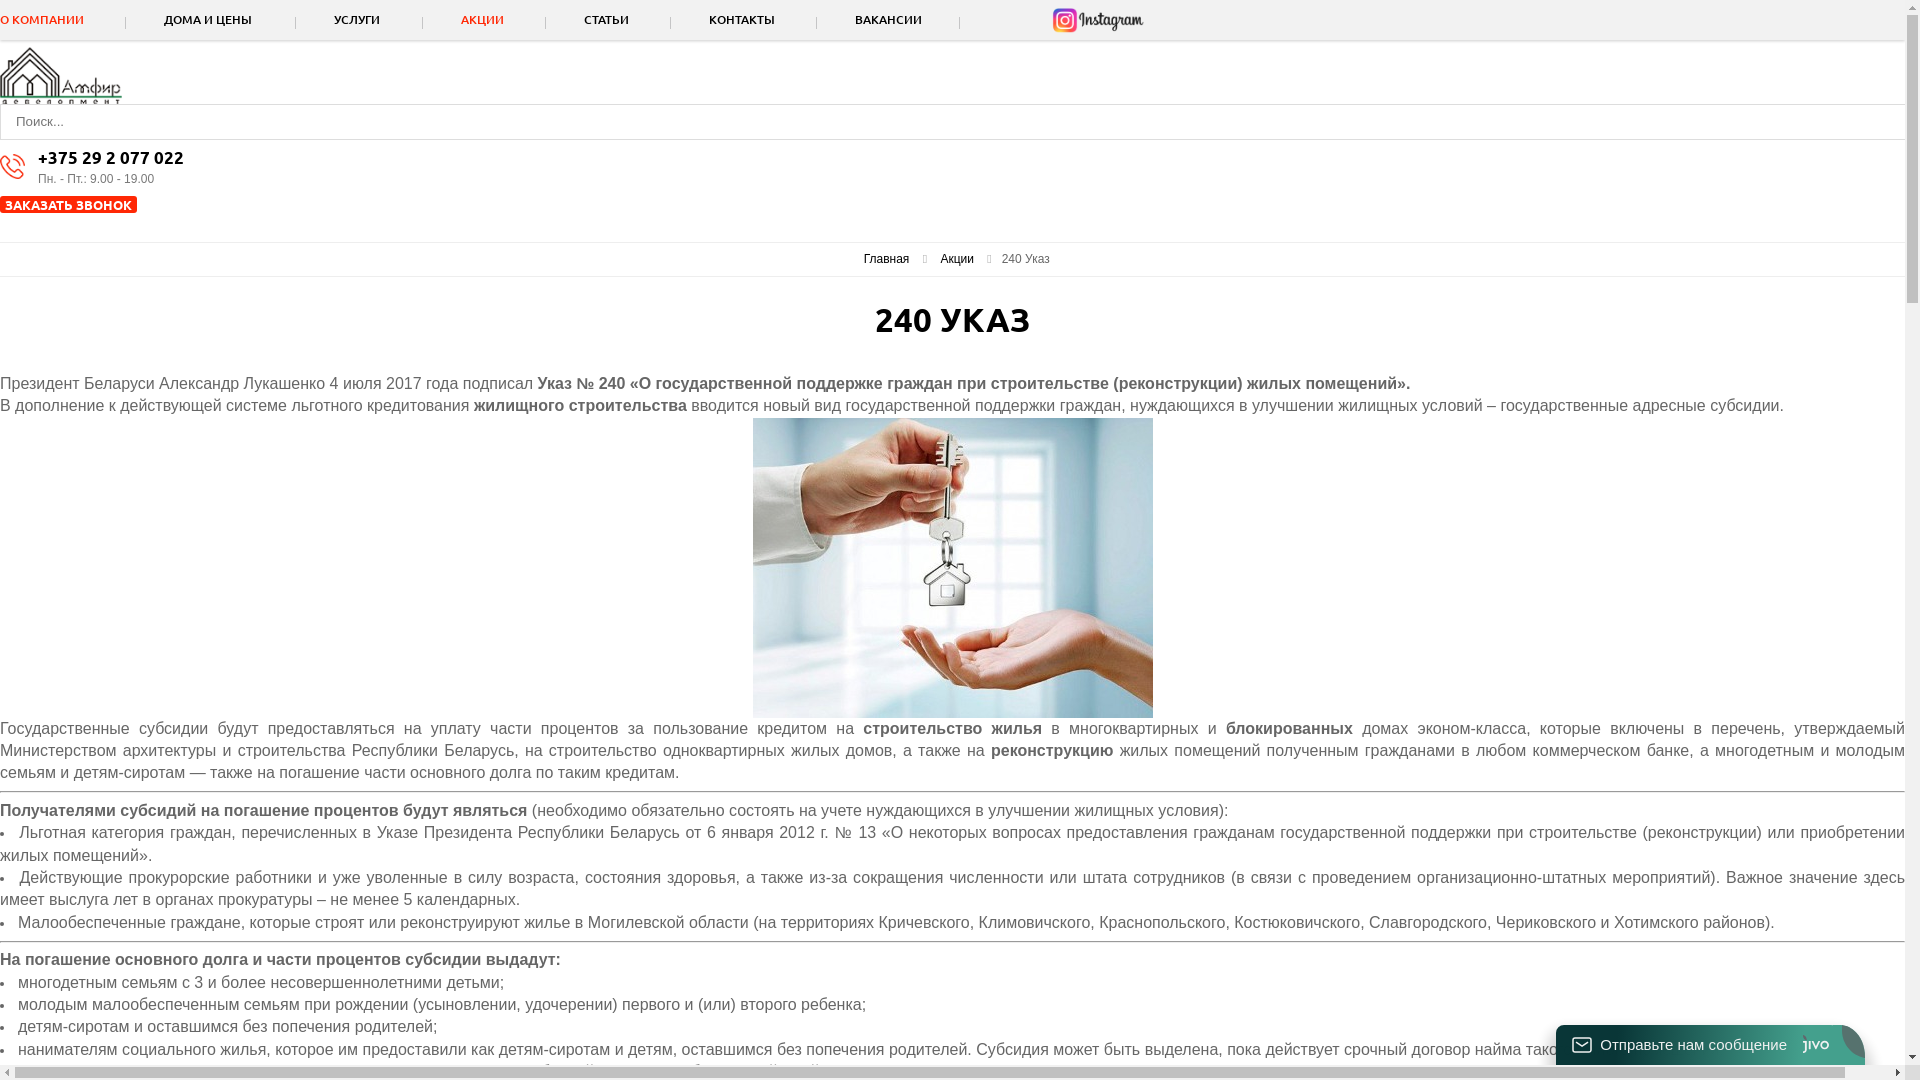  I want to click on '+375 29 2 077 022', so click(38, 157).